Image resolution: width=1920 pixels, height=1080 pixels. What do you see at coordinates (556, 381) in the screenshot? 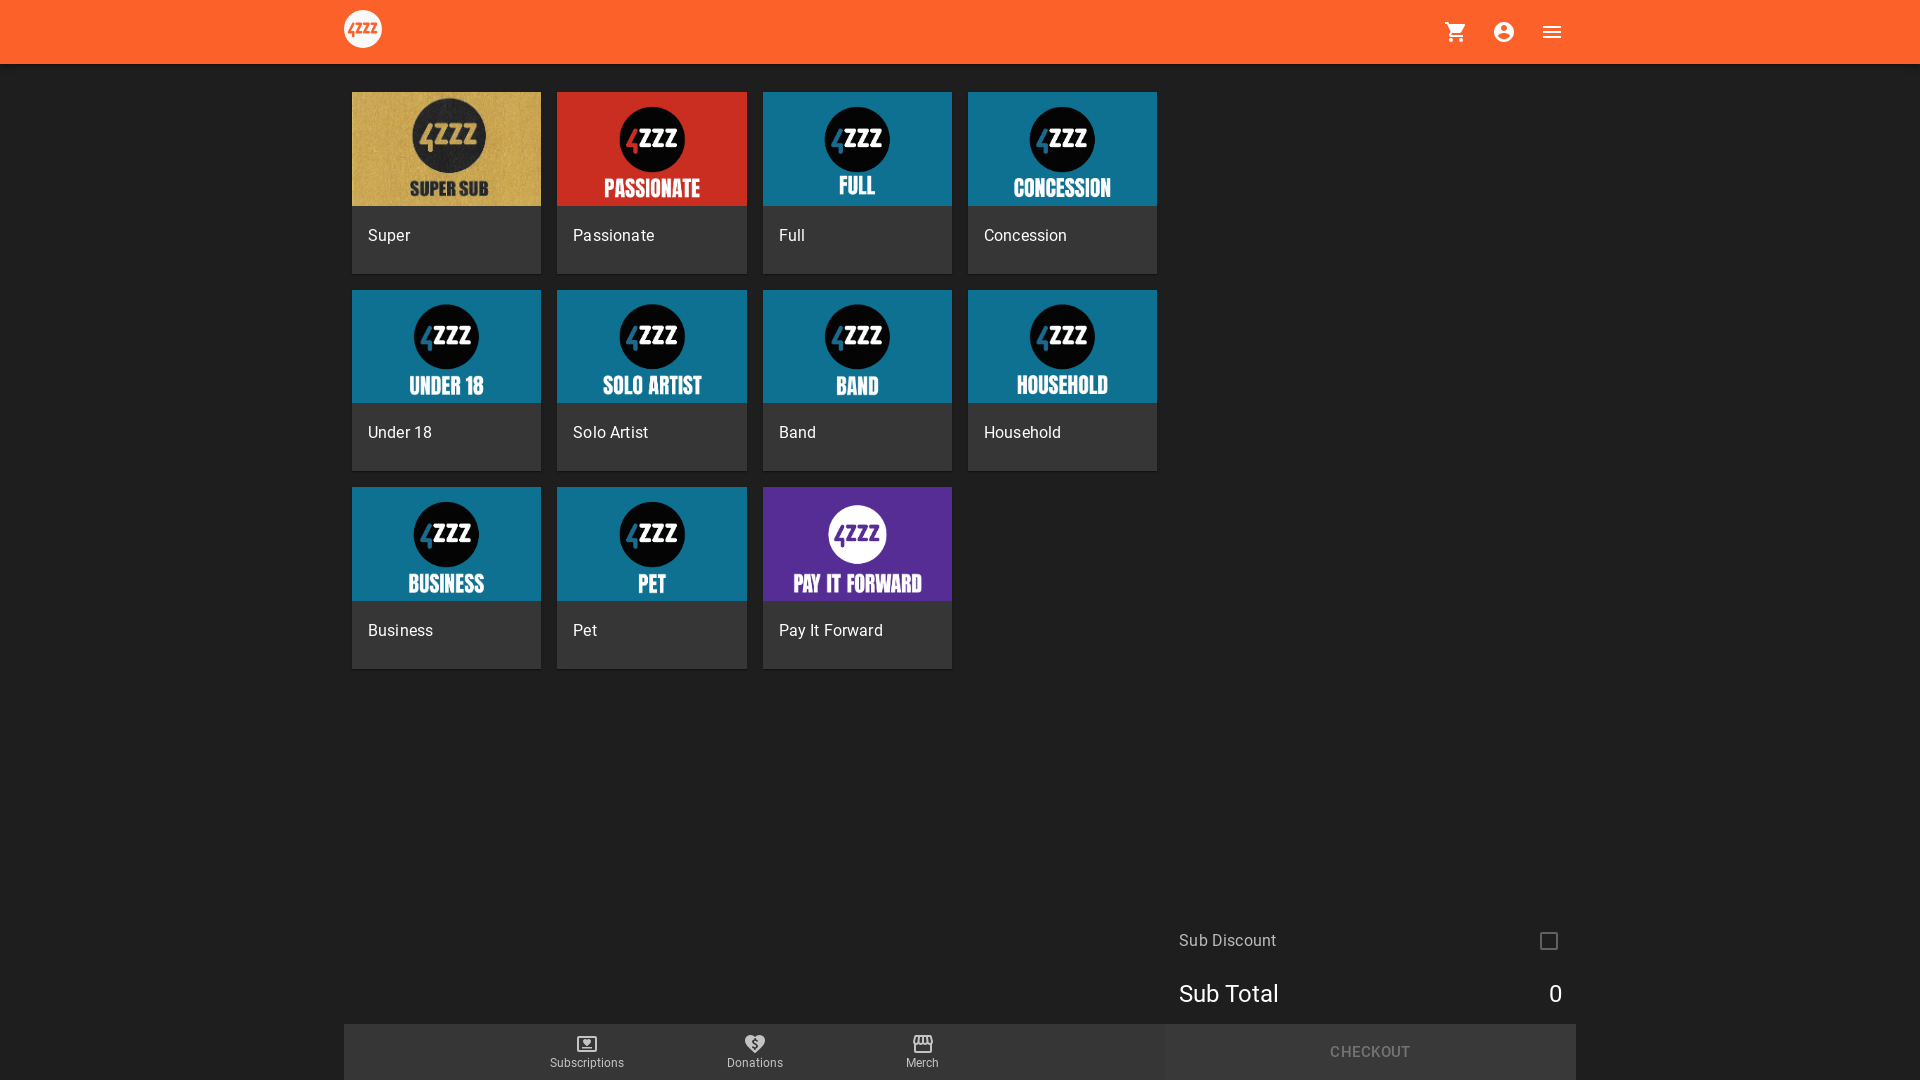
I see `'Solo Artist'` at bounding box center [556, 381].